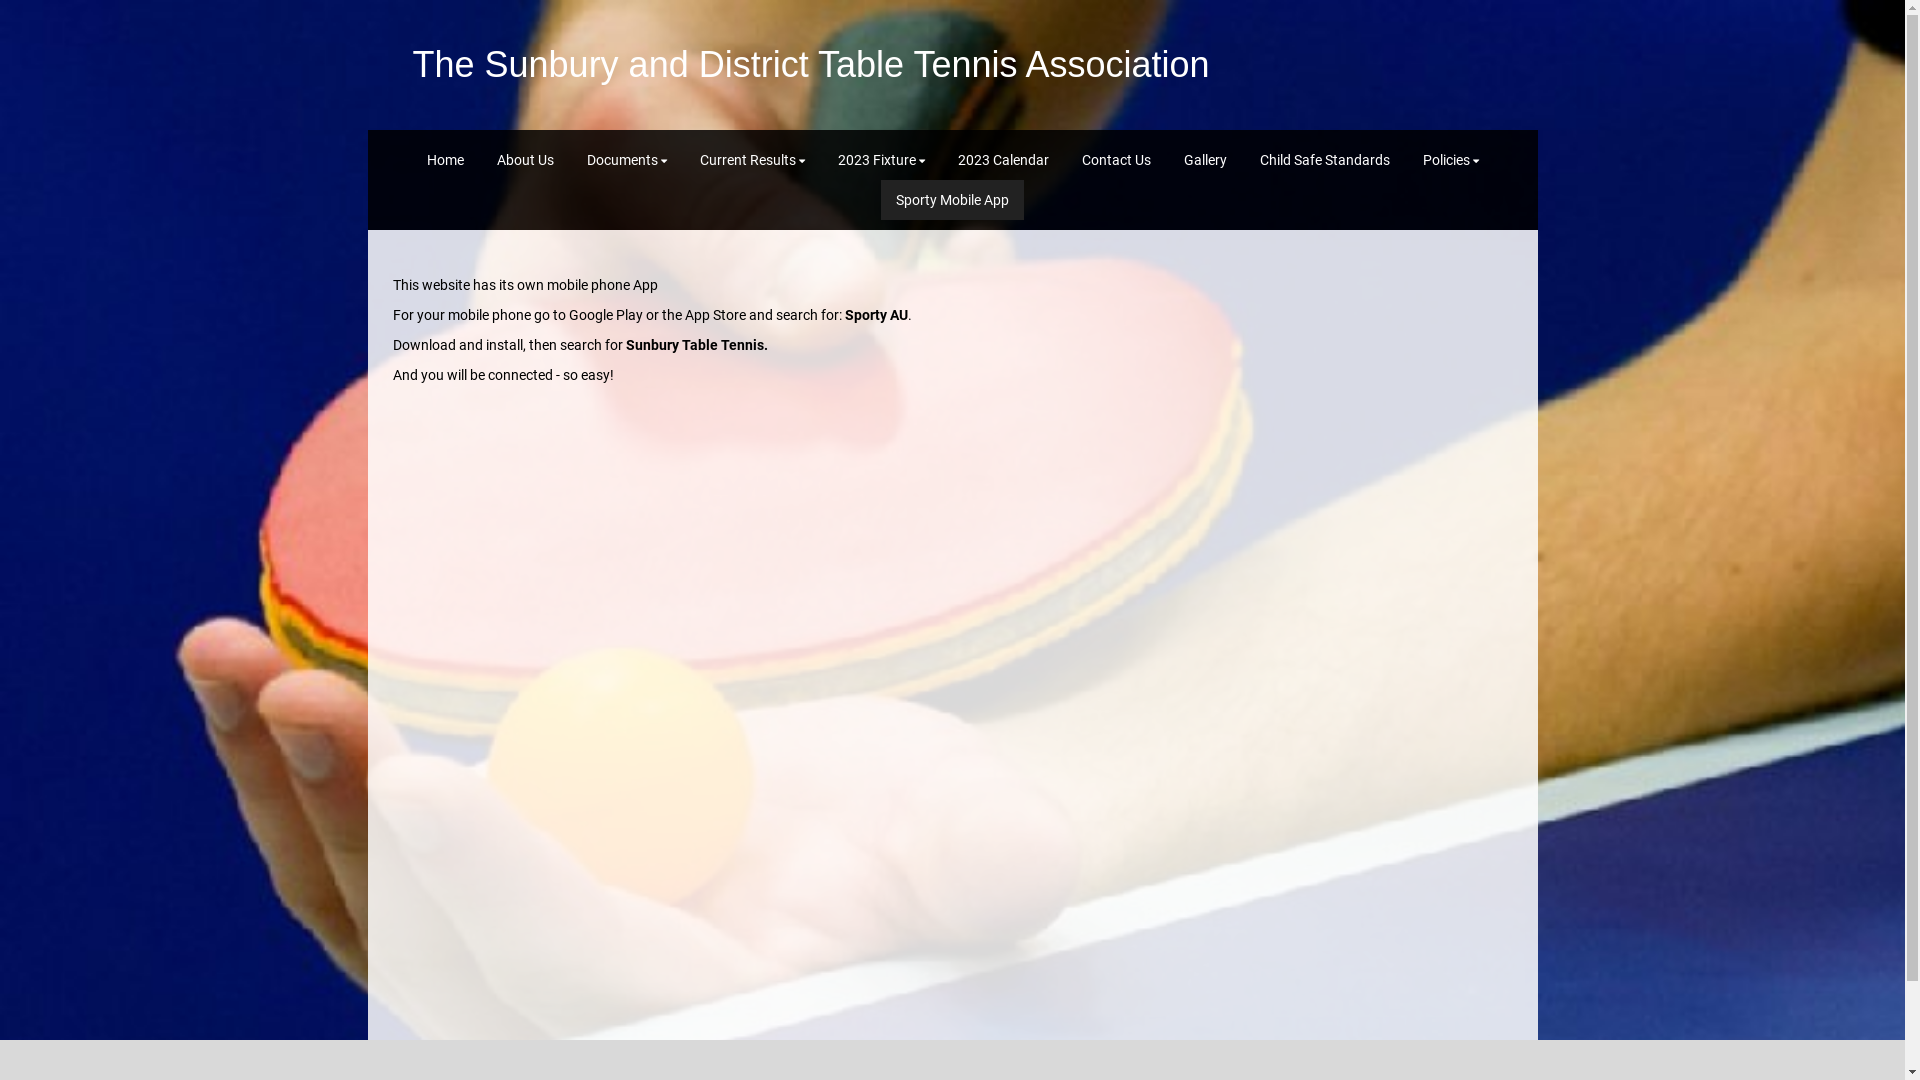  What do you see at coordinates (444, 158) in the screenshot?
I see `'Home'` at bounding box center [444, 158].